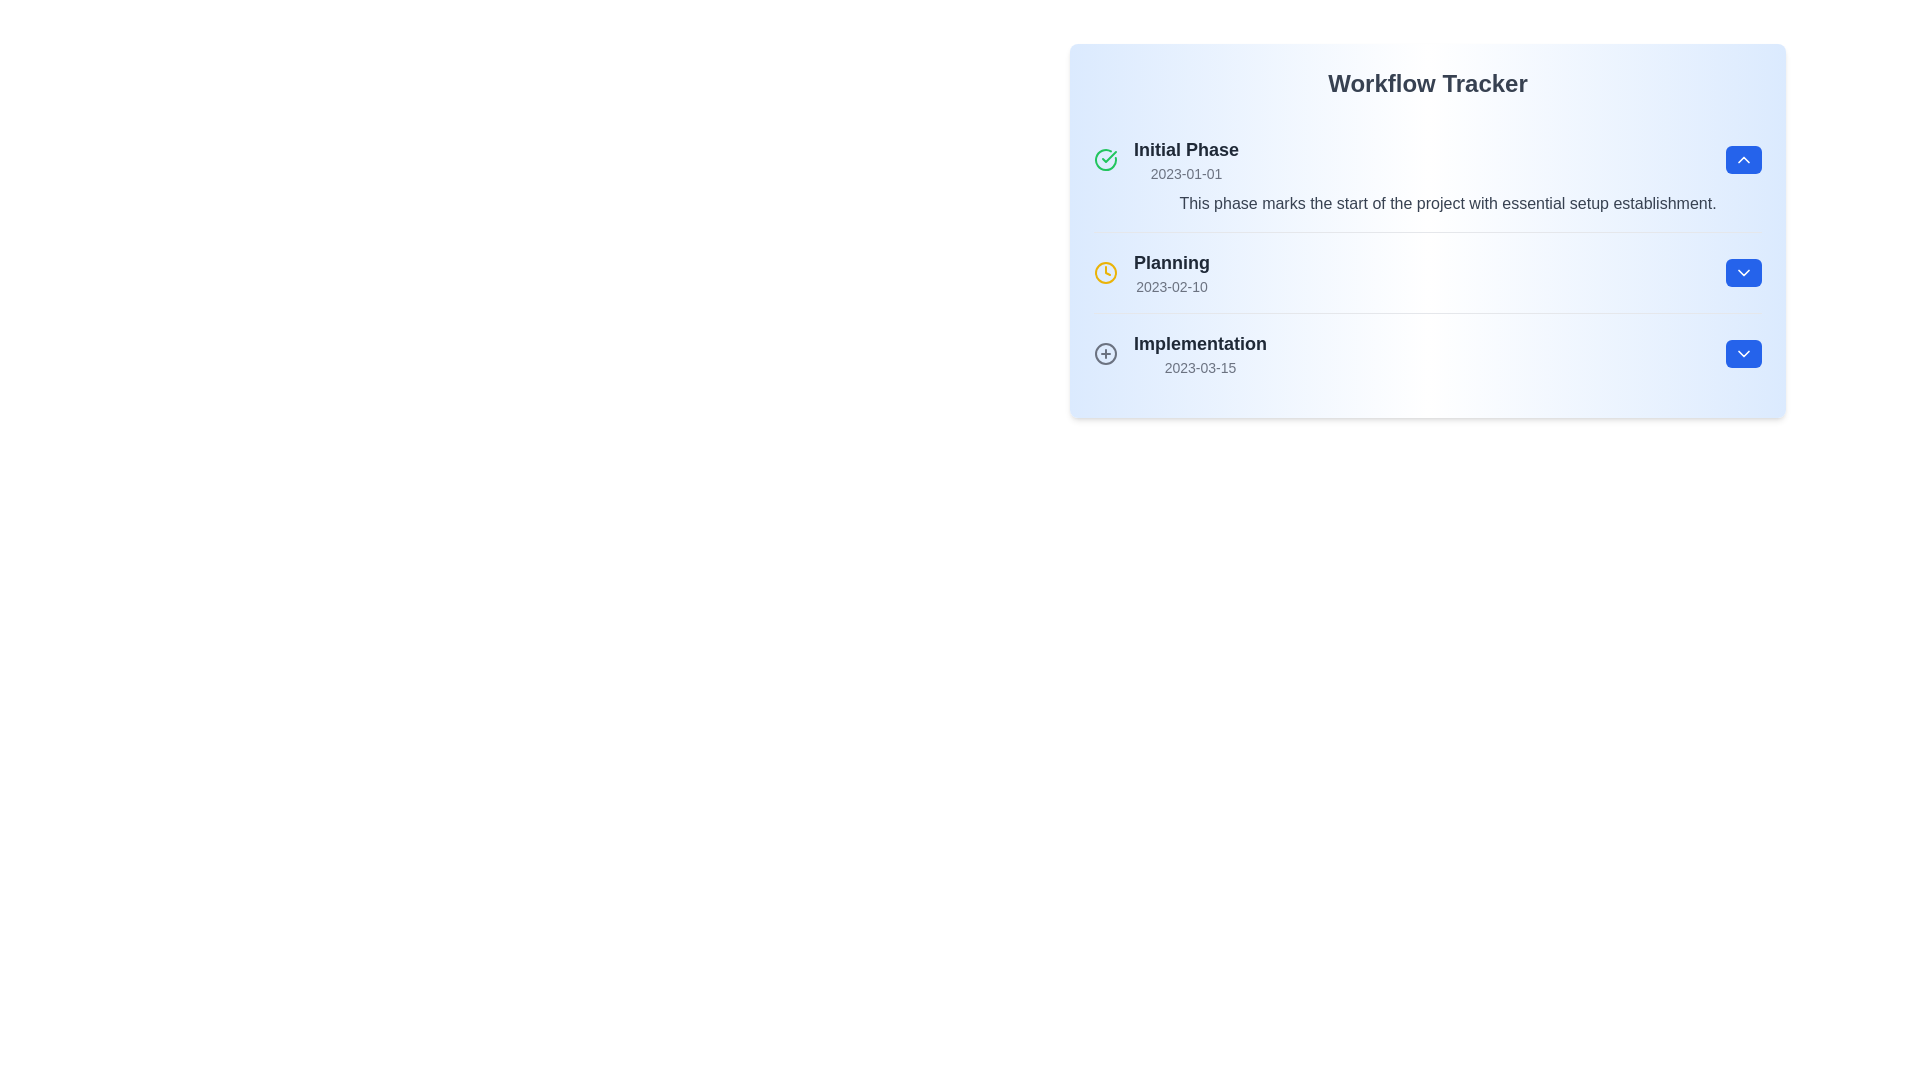 This screenshot has width=1920, height=1080. I want to click on the green circular checkmark icon located to the left of the 'Initial Phase' label in the 'Workflow Tracker' component, so click(1104, 158).